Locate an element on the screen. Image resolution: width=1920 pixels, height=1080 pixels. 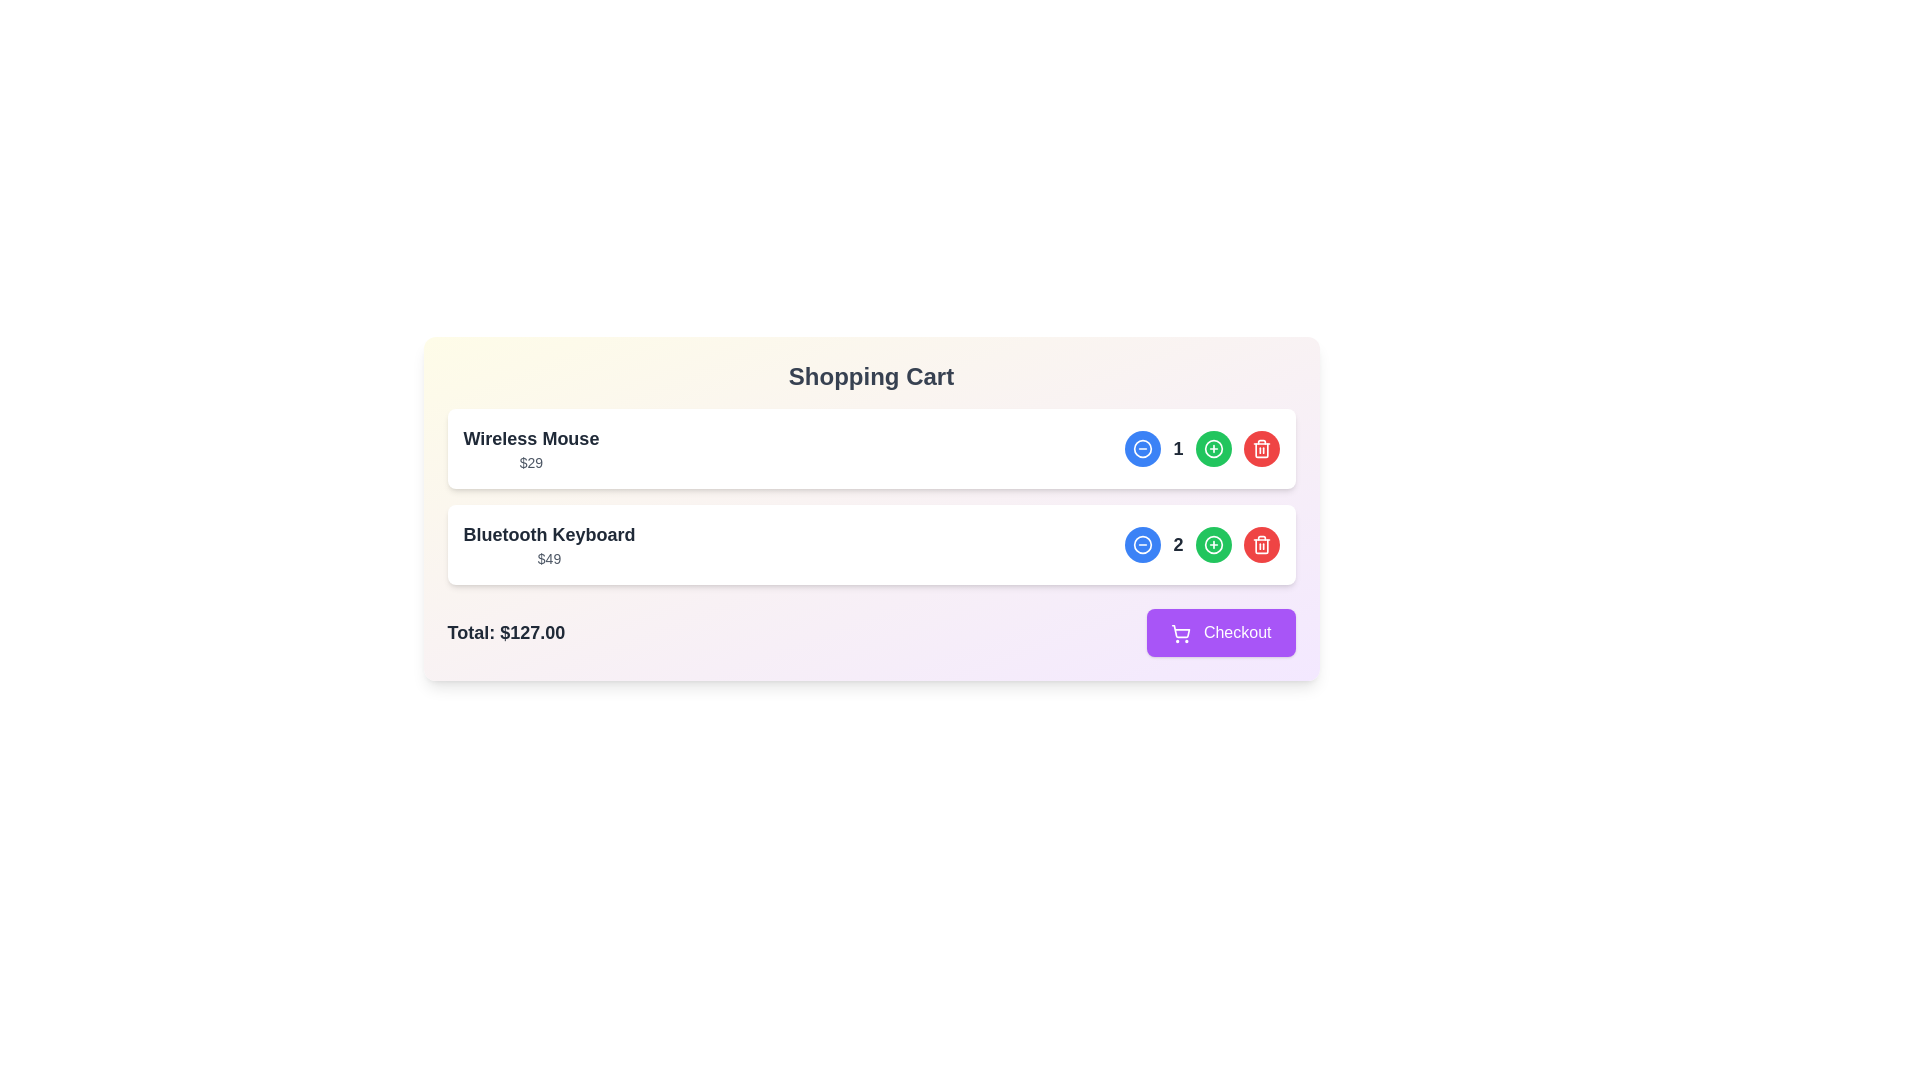
the green circle increment button for the 'Bluetooth Keyboard' item in the shopping cart to increase the quantity is located at coordinates (871, 544).